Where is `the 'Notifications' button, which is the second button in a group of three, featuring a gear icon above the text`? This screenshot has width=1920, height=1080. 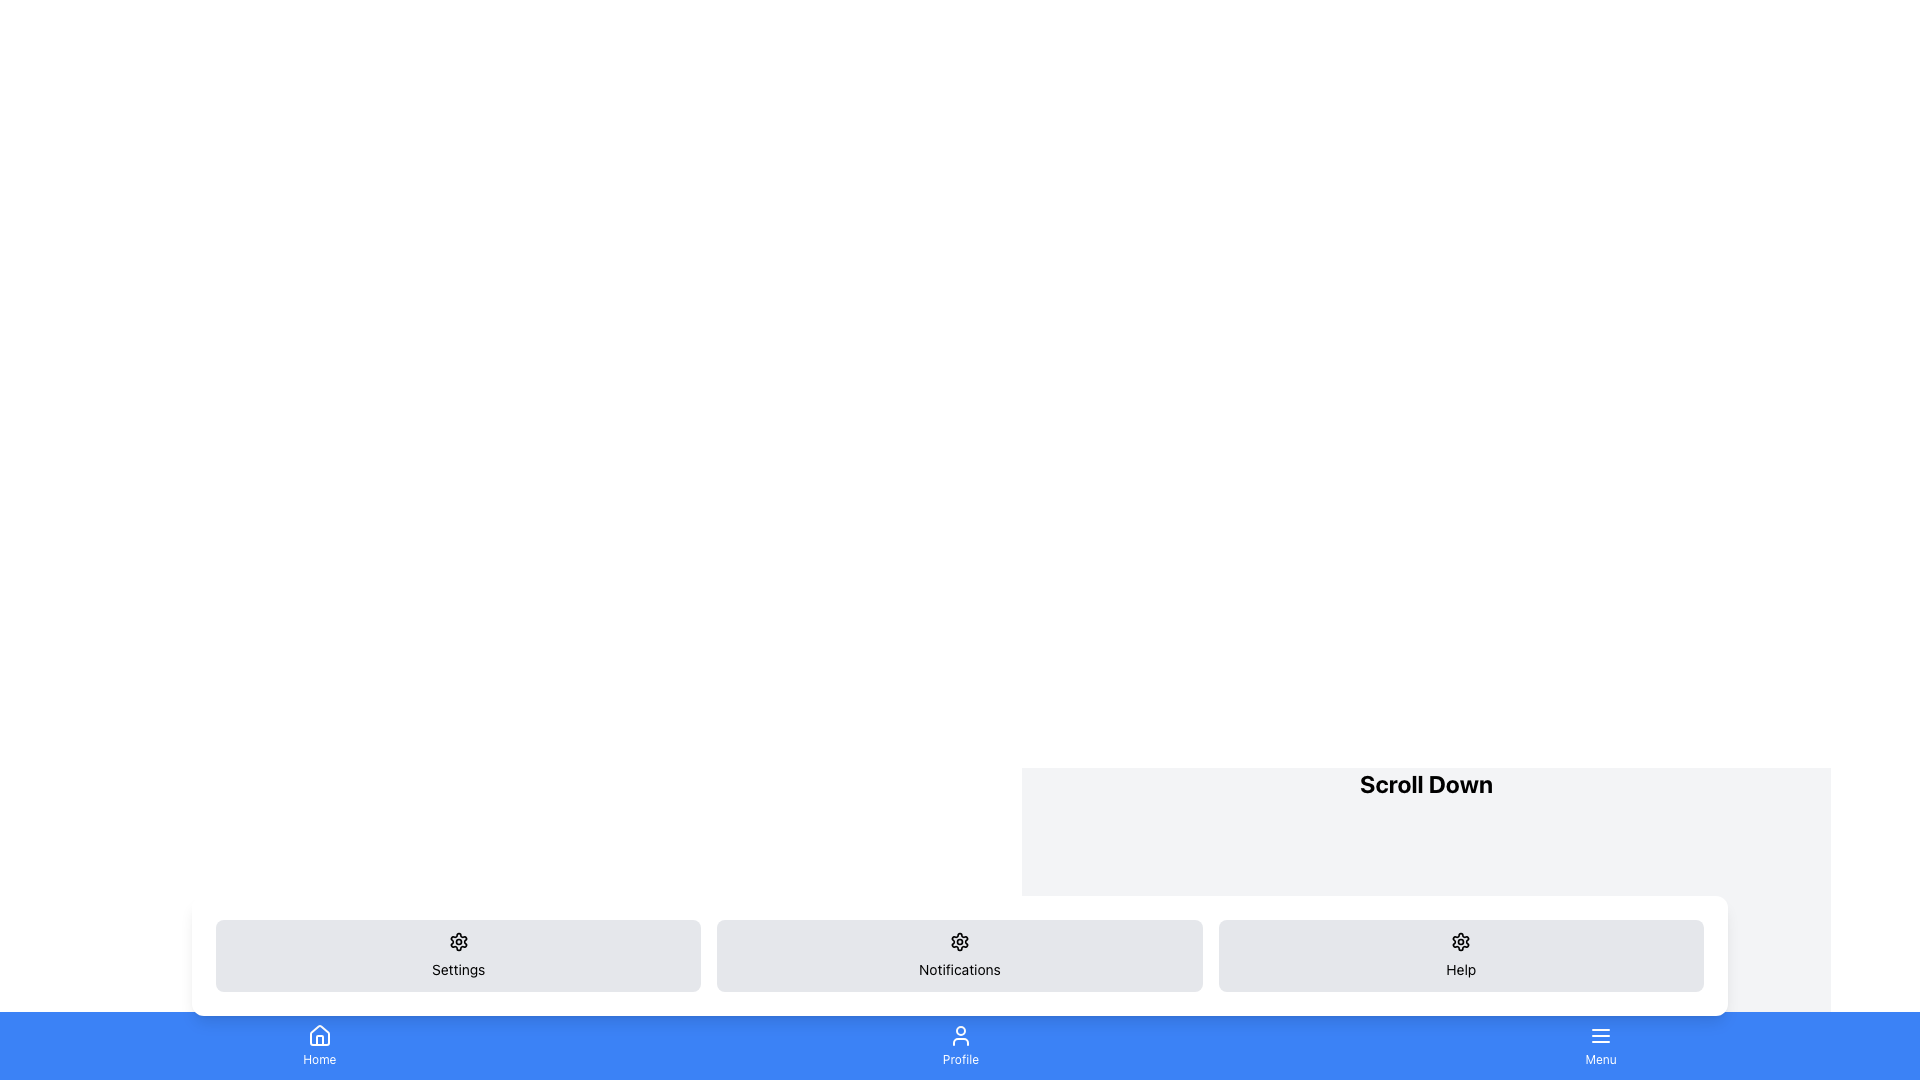 the 'Notifications' button, which is the second button in a group of three, featuring a gear icon above the text is located at coordinates (960, 955).